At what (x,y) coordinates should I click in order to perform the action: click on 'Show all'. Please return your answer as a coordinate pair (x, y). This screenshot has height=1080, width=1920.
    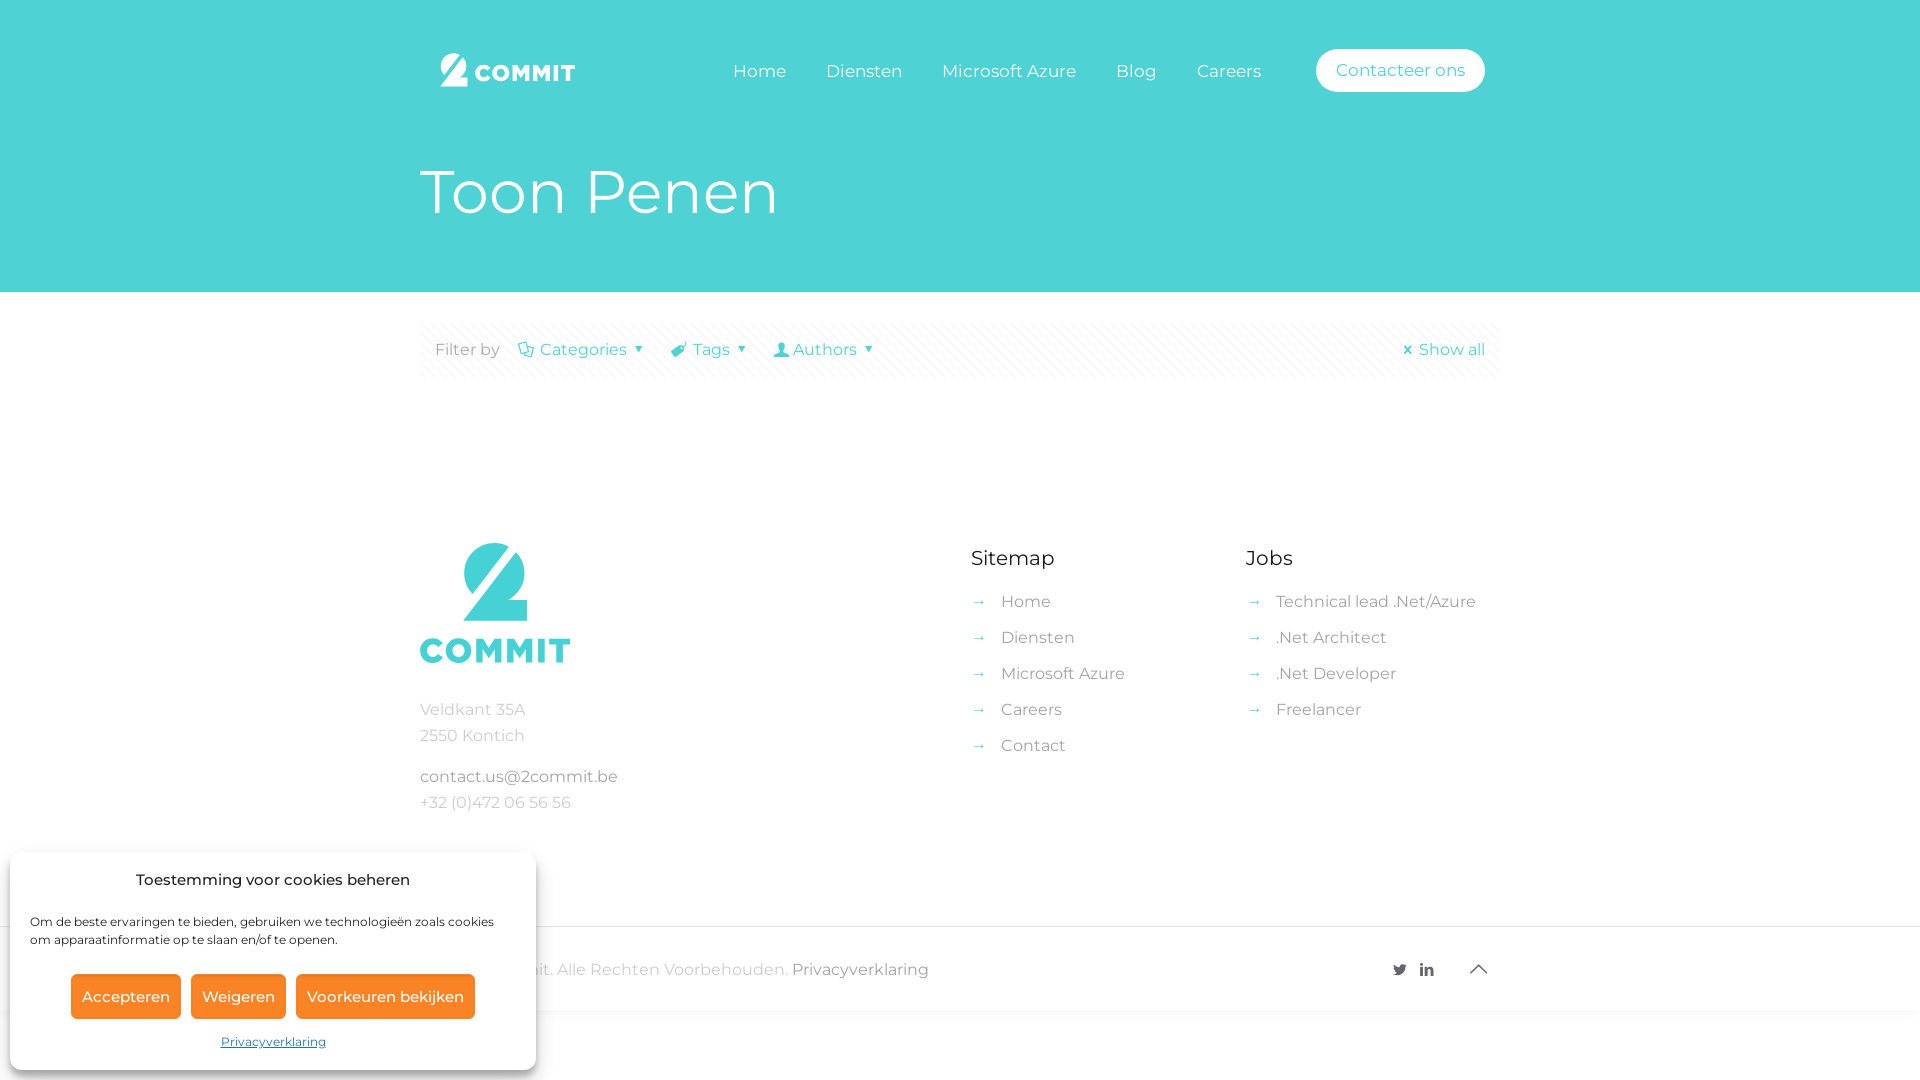
    Looking at the image, I should click on (1440, 348).